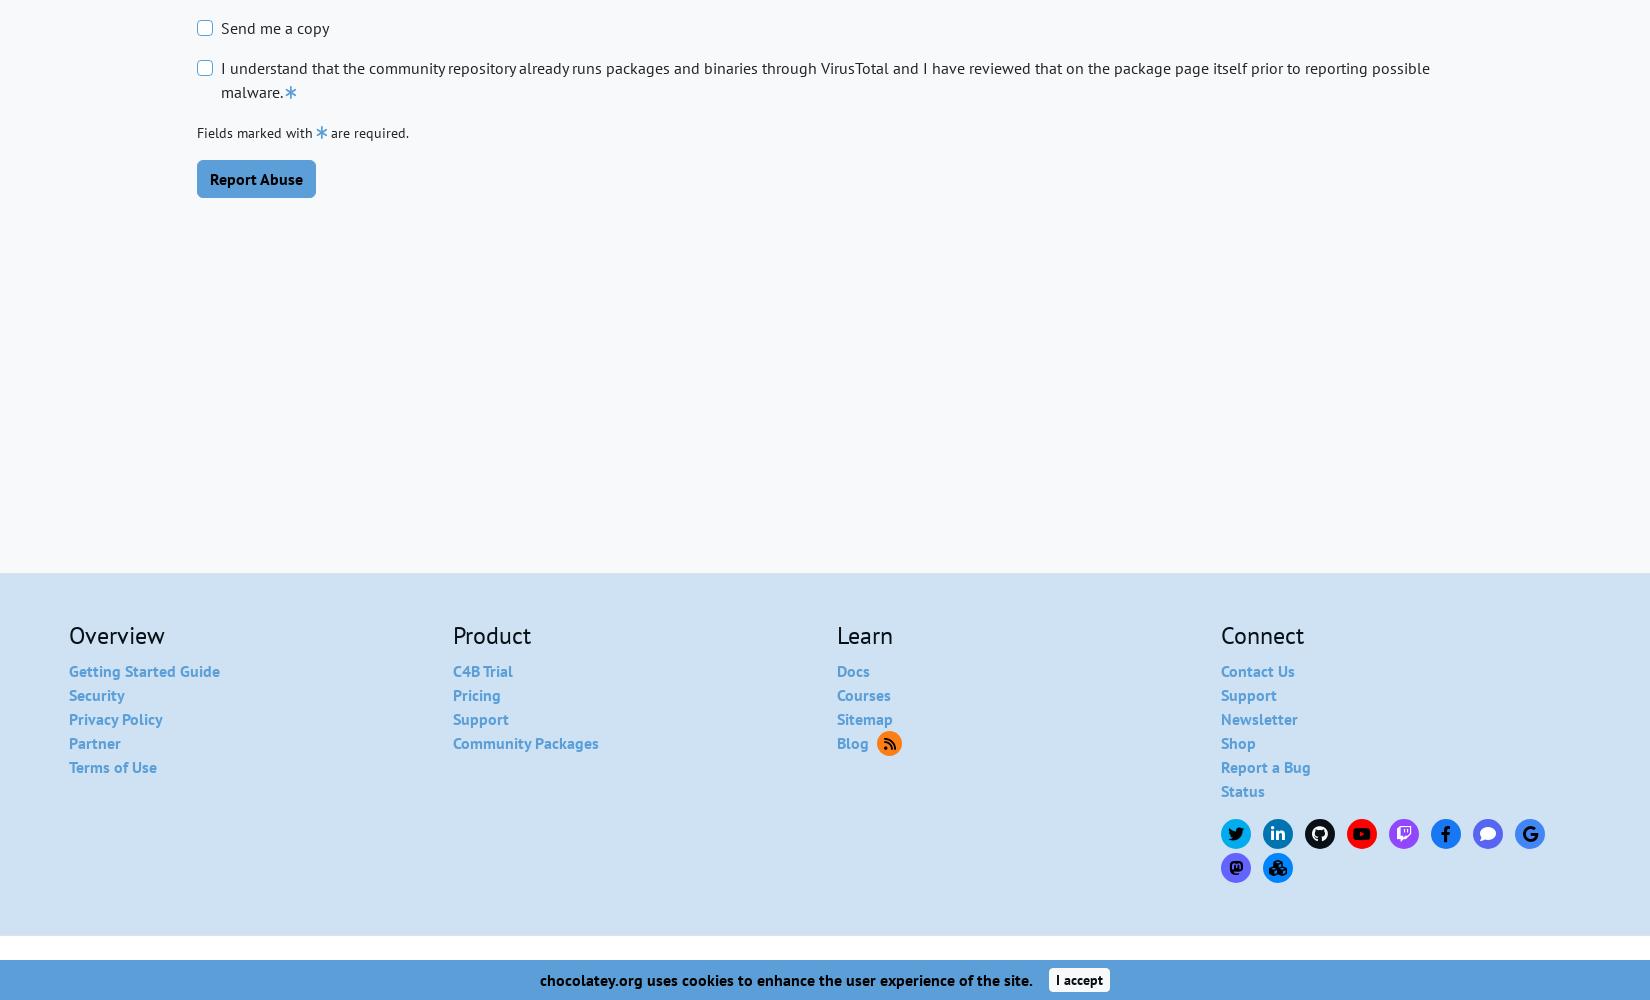 The width and height of the screenshot is (1650, 1000). I want to click on 'Shop', so click(1238, 742).